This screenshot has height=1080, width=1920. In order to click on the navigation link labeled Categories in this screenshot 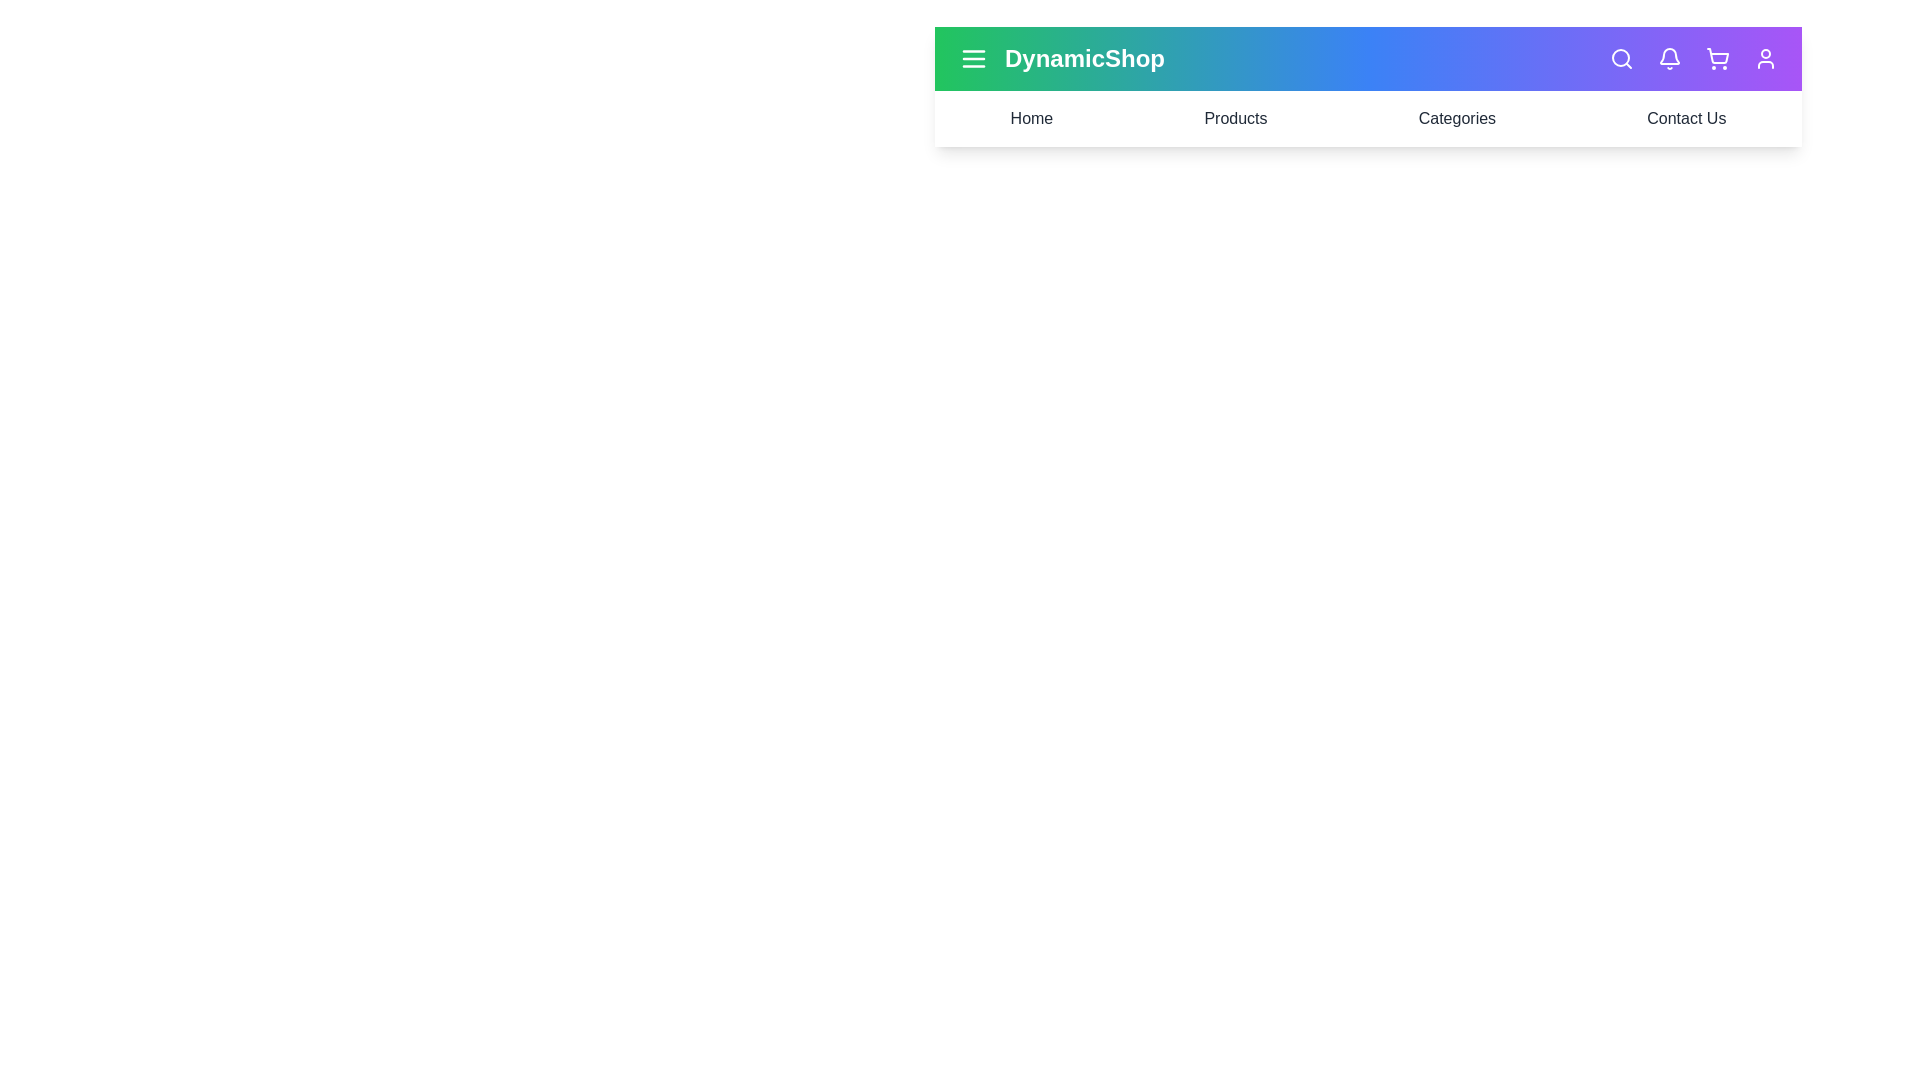, I will do `click(1457, 119)`.